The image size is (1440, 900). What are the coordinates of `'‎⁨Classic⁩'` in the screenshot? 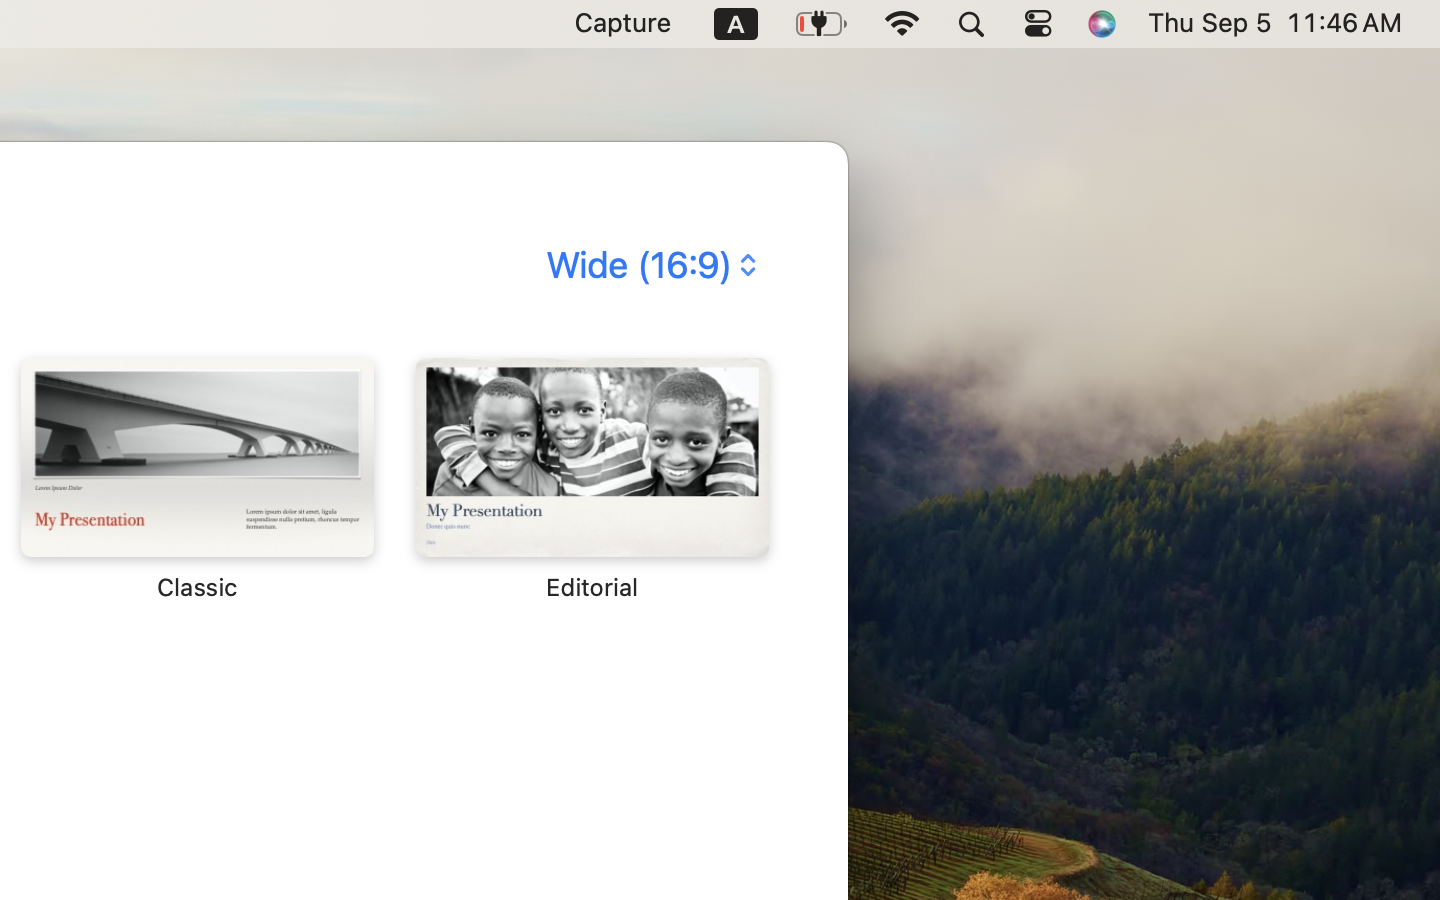 It's located at (196, 478).